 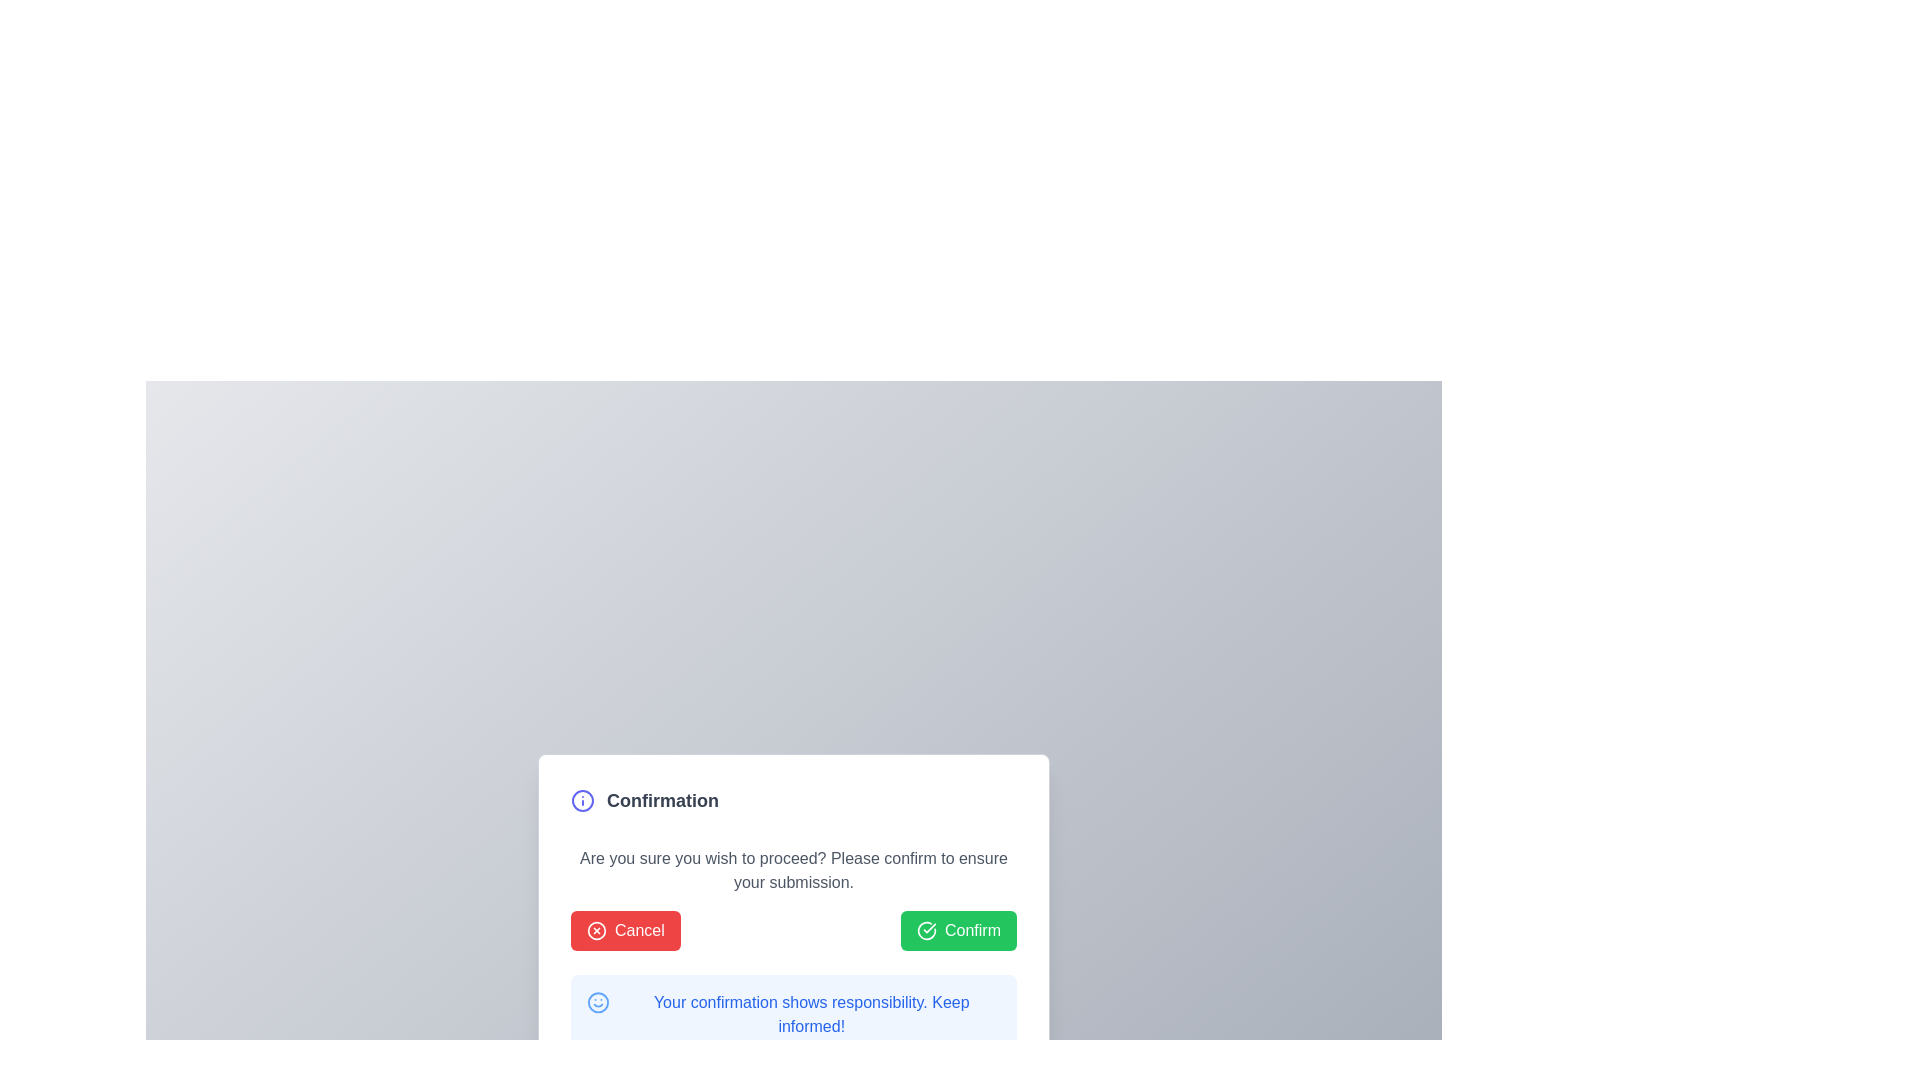 I want to click on the confirmation button located in the footer section of the modal window, which is the rightmost button next to the red 'Cancel' button, to confirm the action, so click(x=958, y=930).